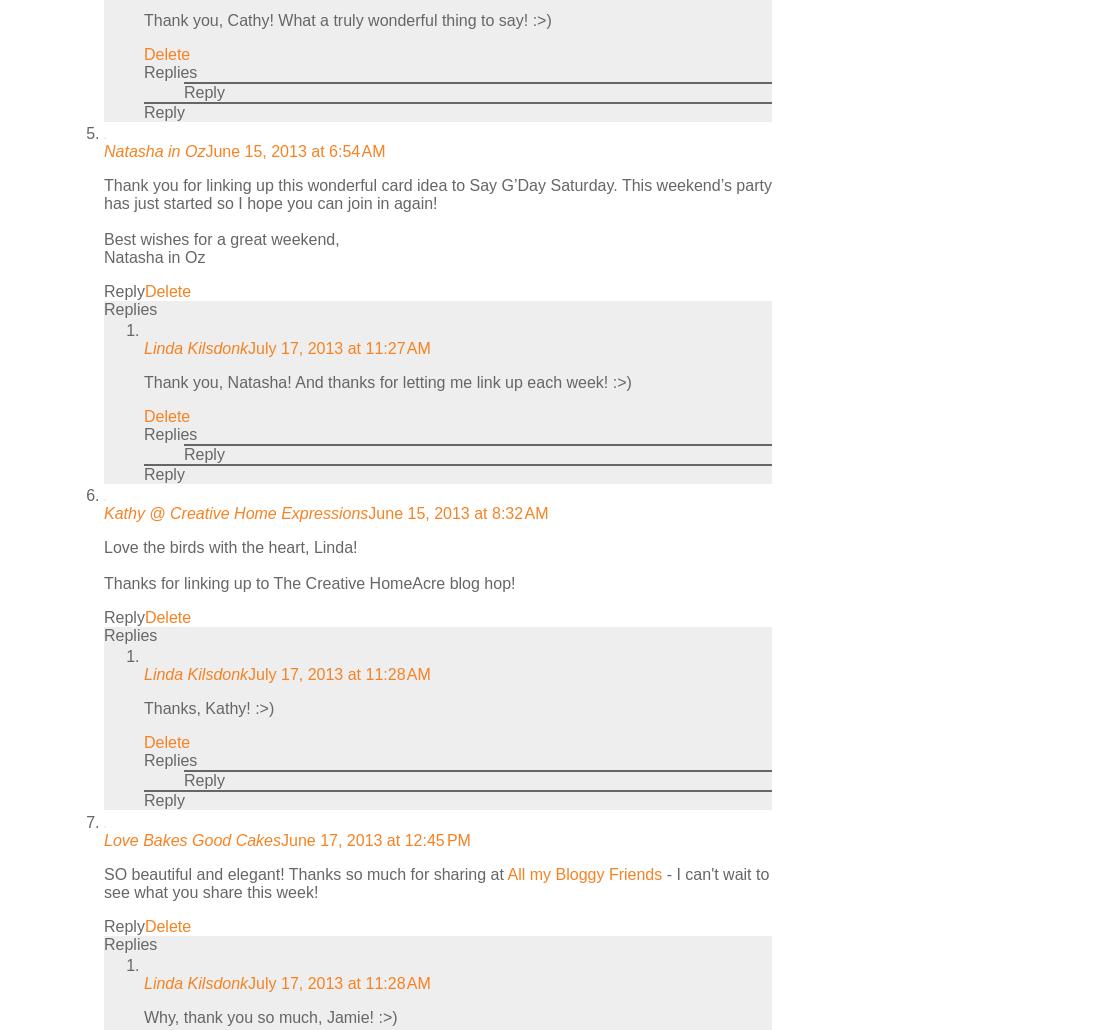 The height and width of the screenshot is (1030, 1108). I want to click on 'Love Bakes Good Cakes', so click(192, 838).